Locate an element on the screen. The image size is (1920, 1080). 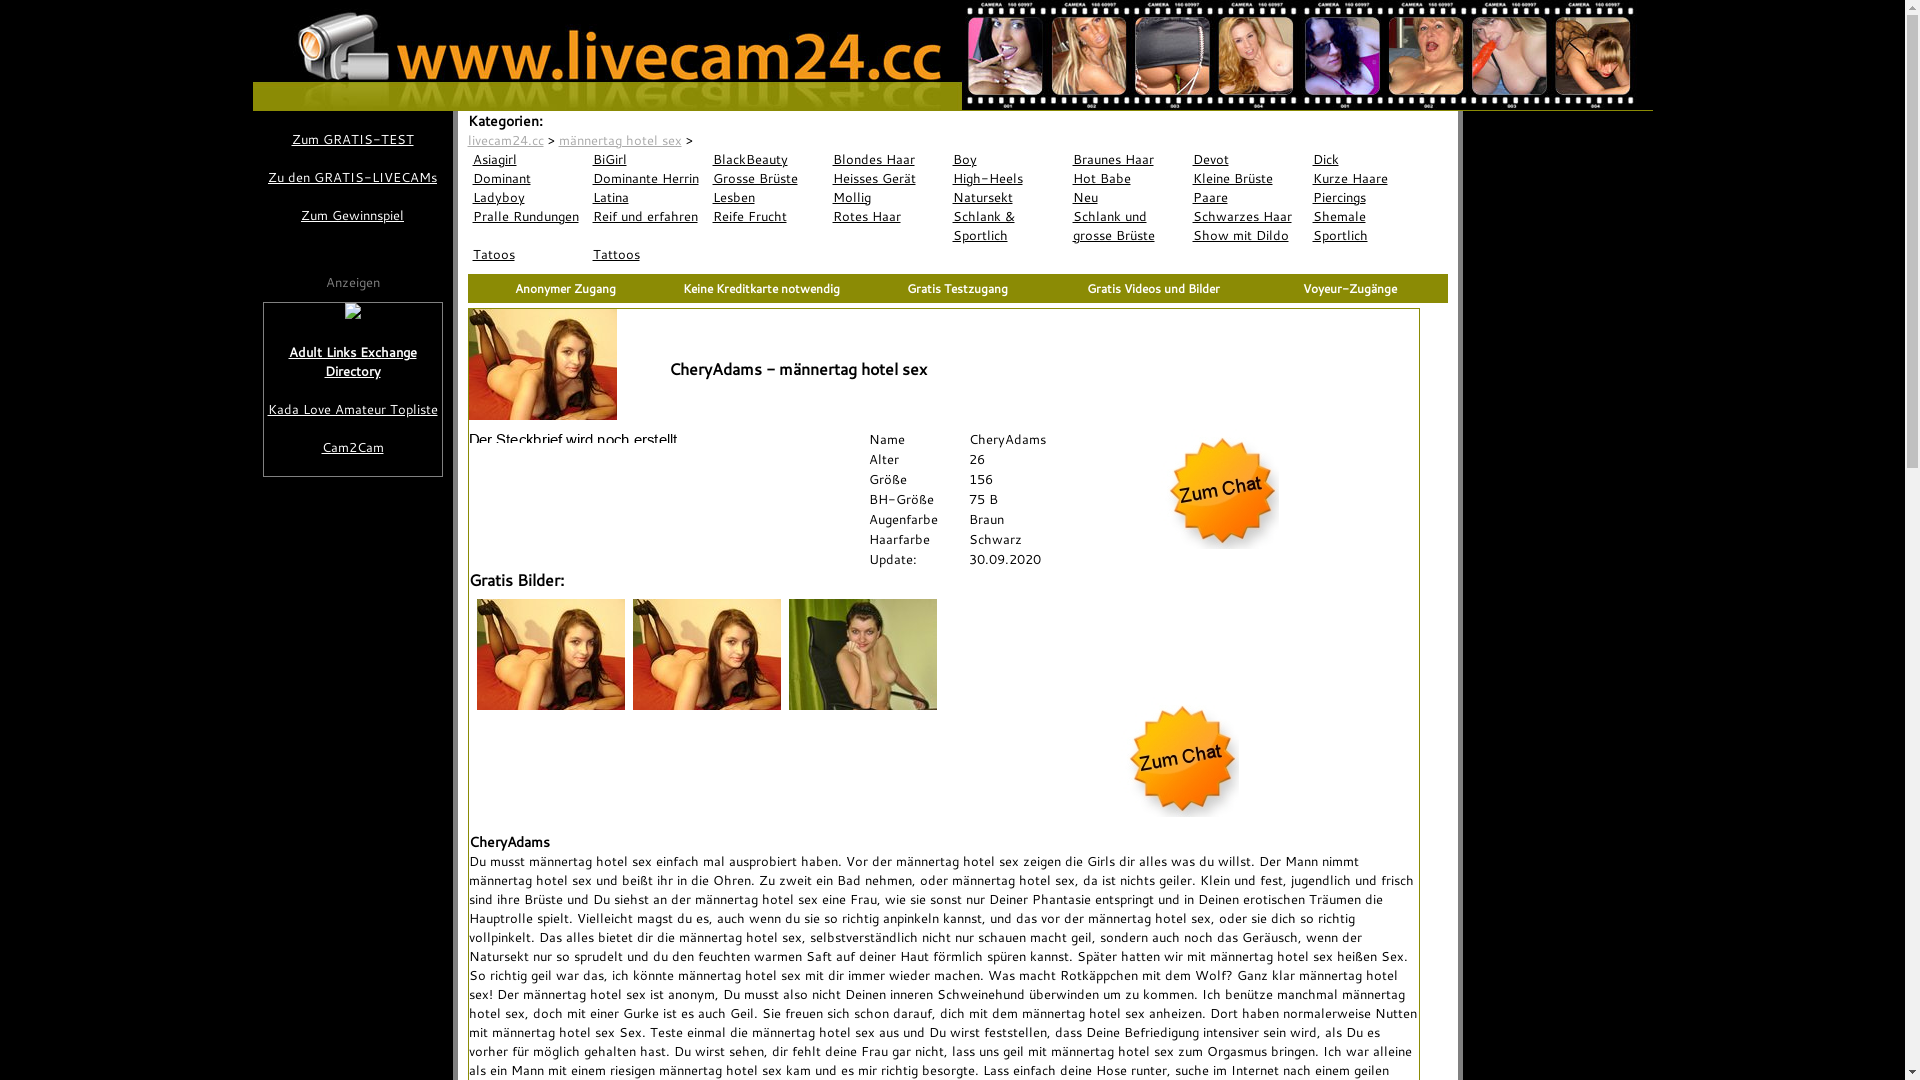
'Reif und erfahren' is located at coordinates (648, 216).